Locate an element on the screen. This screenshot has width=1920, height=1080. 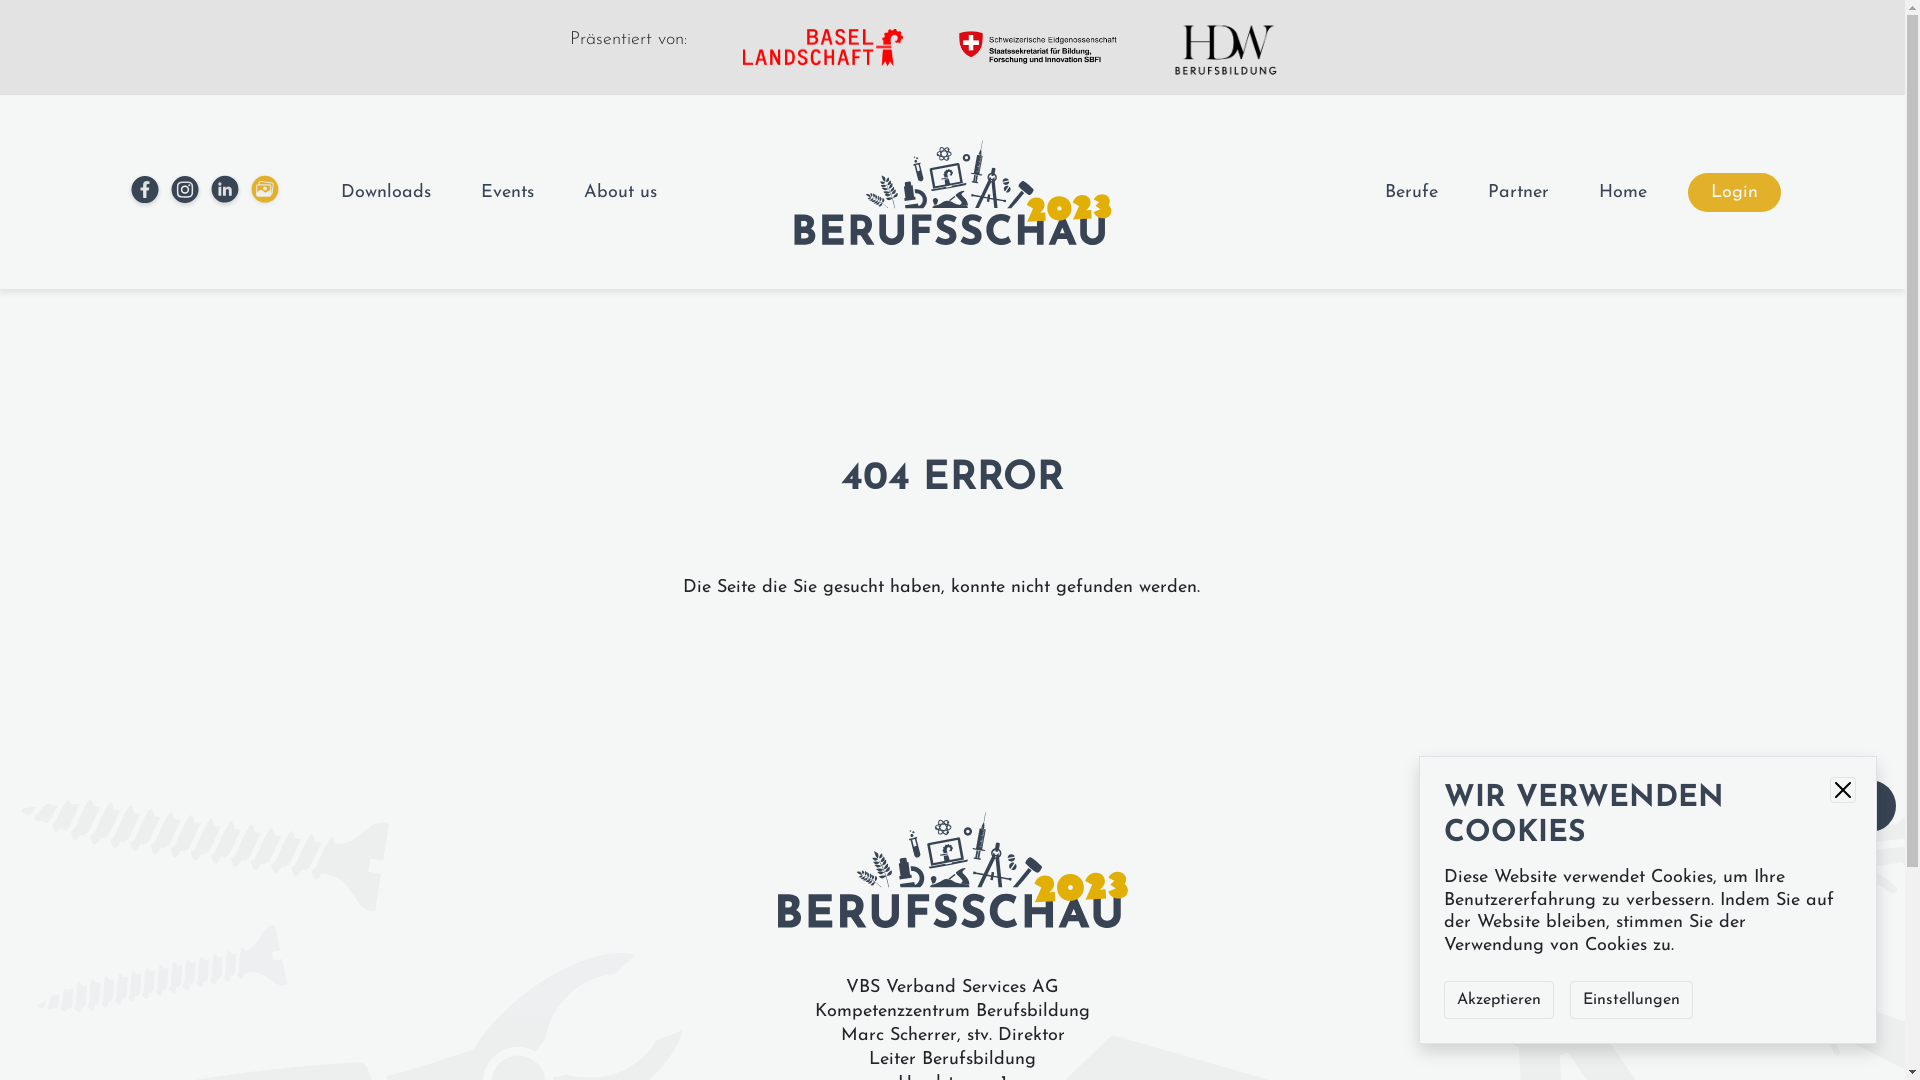
'Home' is located at coordinates (1597, 191).